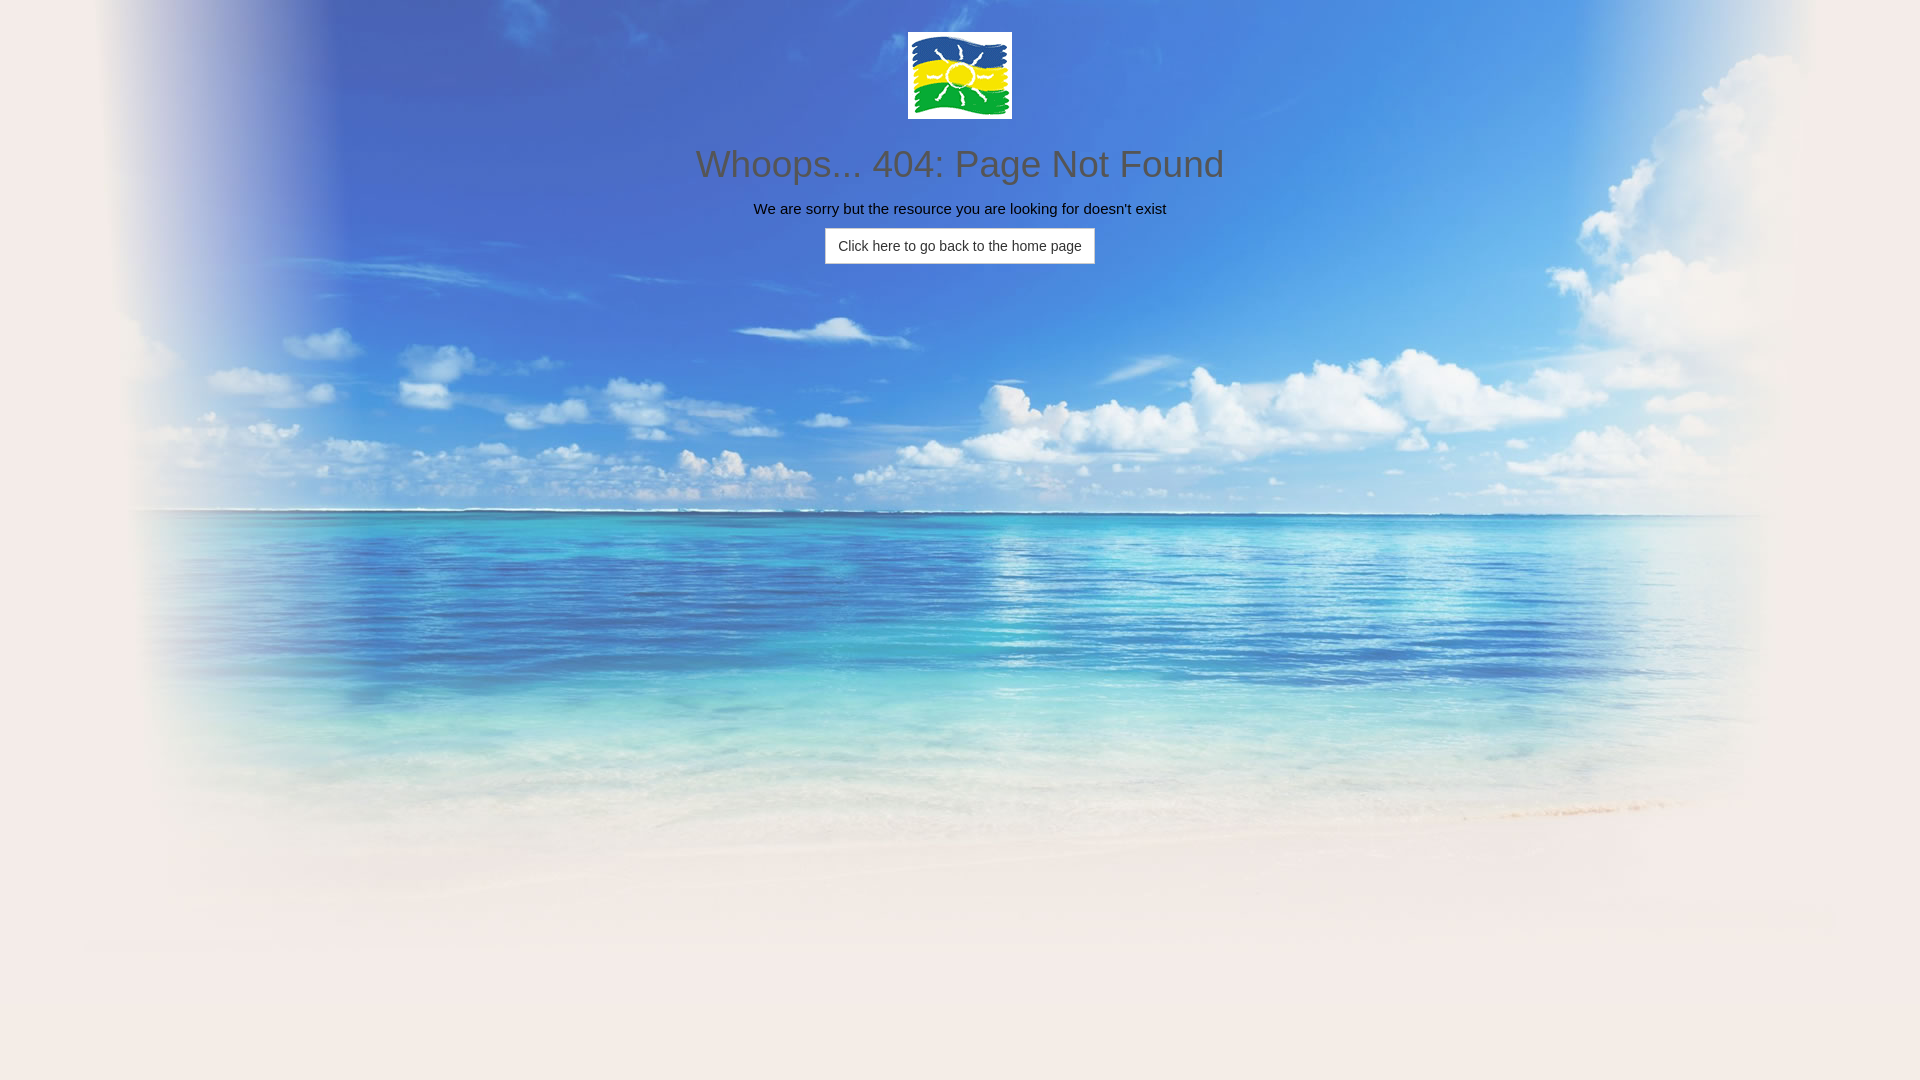 This screenshot has width=1920, height=1080. Describe the element at coordinates (960, 245) in the screenshot. I see `'Click here to go back to the home page'` at that location.